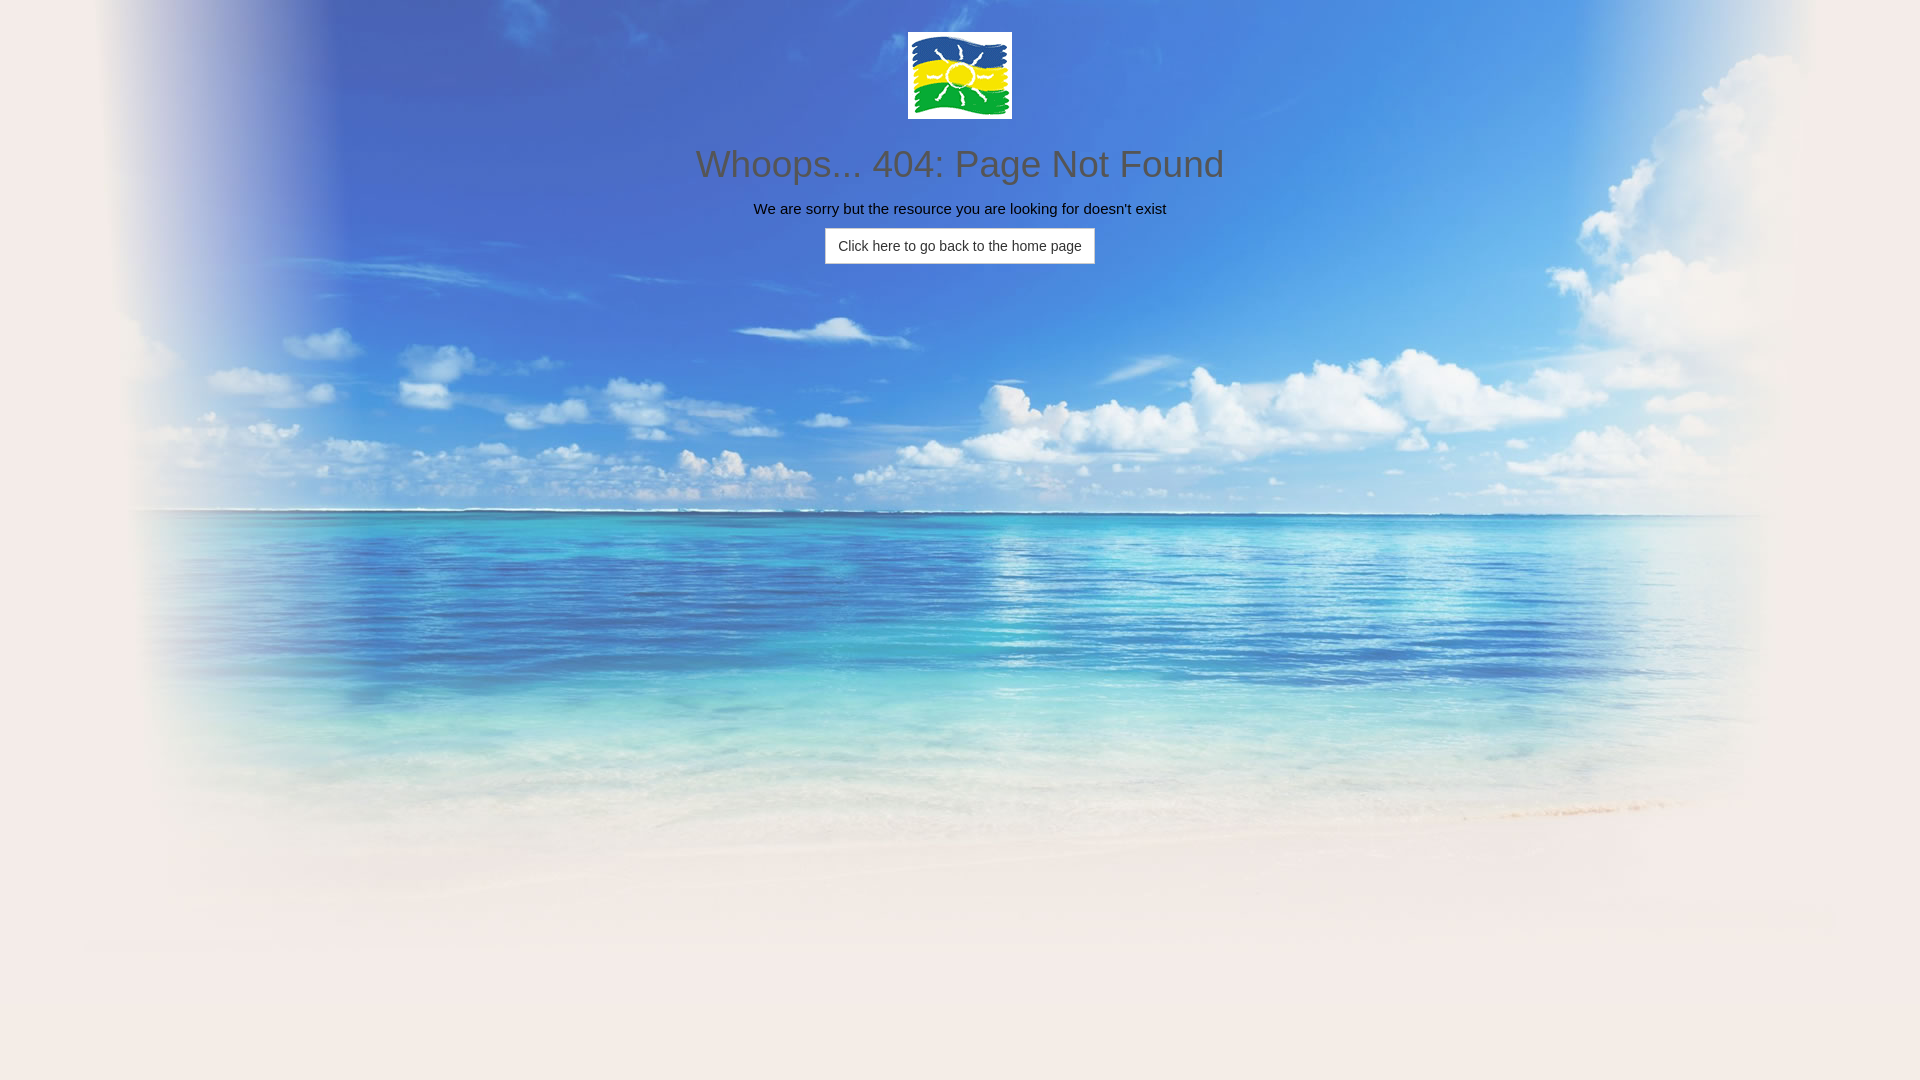 This screenshot has width=1920, height=1080. Describe the element at coordinates (960, 245) in the screenshot. I see `'Click here to go back to the home page'` at that location.